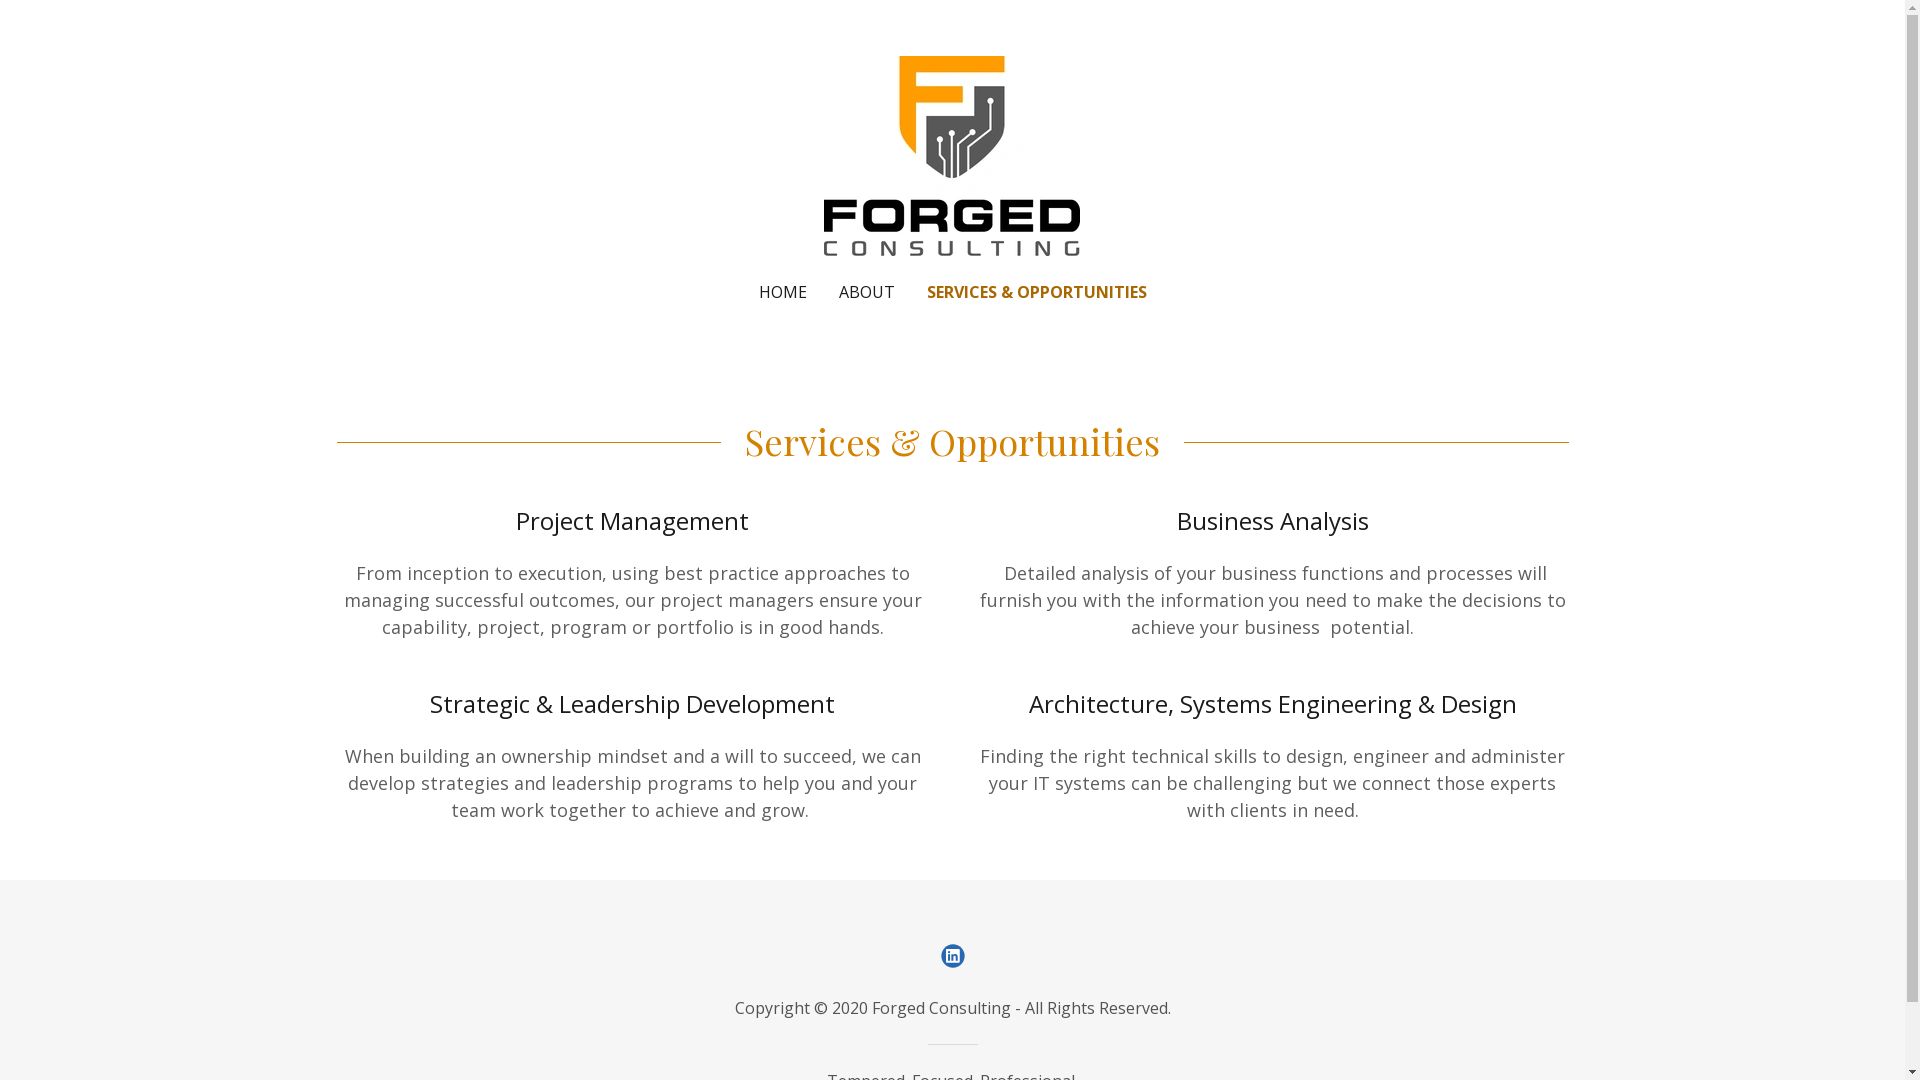  I want to click on 'SERVICES & OPPORTUNITIES', so click(1036, 292).